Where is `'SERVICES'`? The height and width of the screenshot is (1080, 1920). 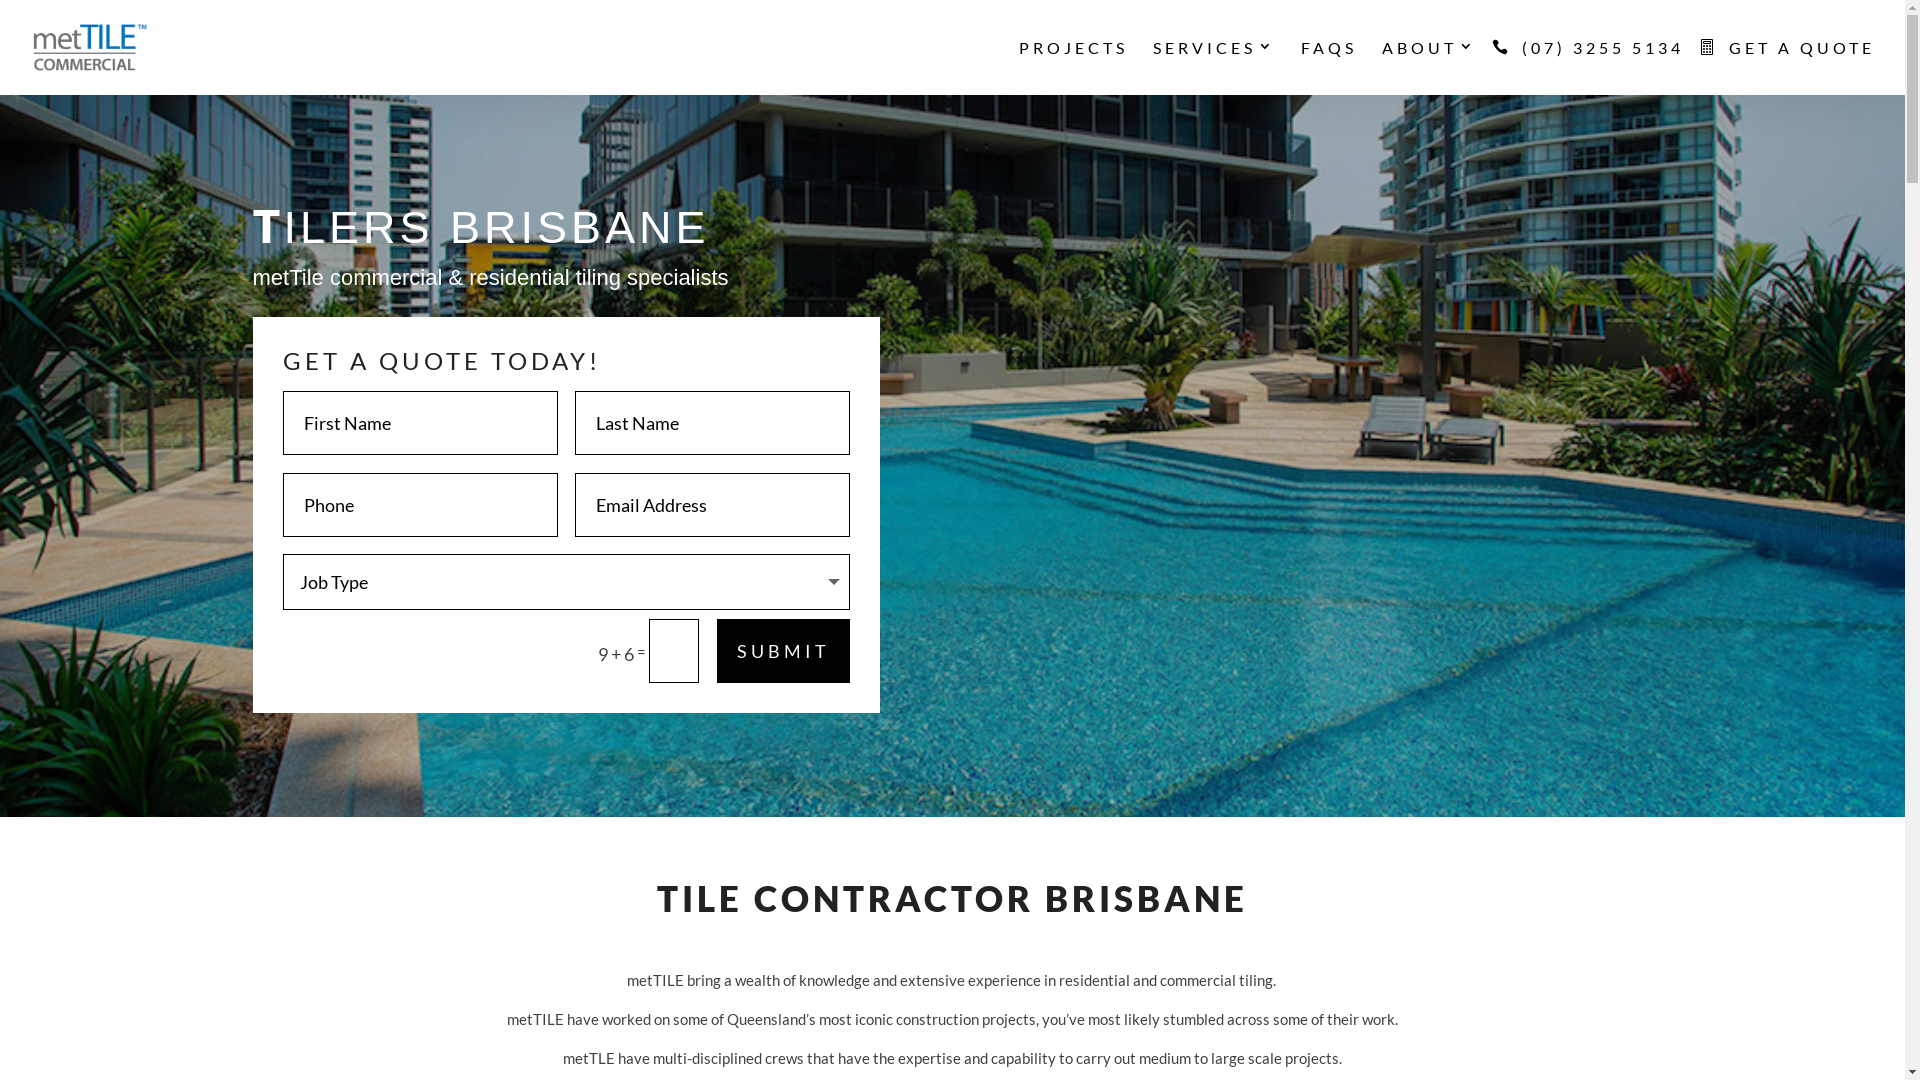 'SERVICES' is located at coordinates (1213, 67).